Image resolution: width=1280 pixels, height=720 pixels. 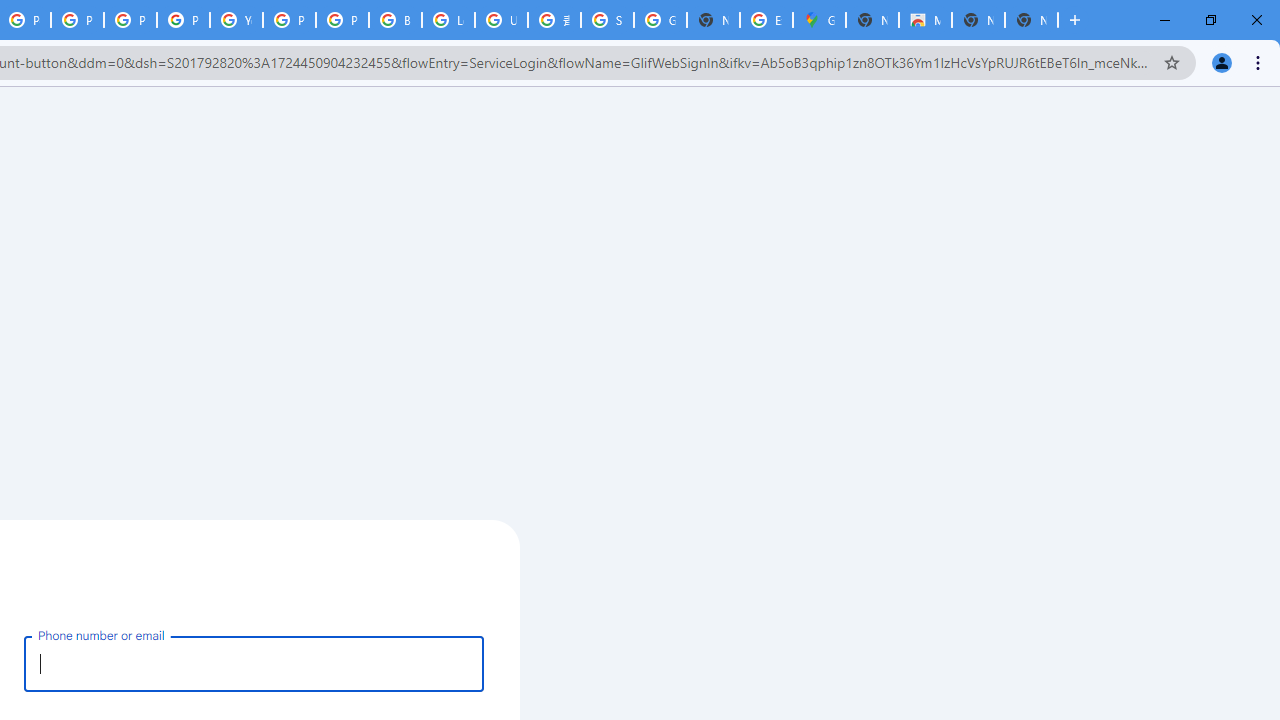 I want to click on 'Google Maps', so click(x=819, y=20).